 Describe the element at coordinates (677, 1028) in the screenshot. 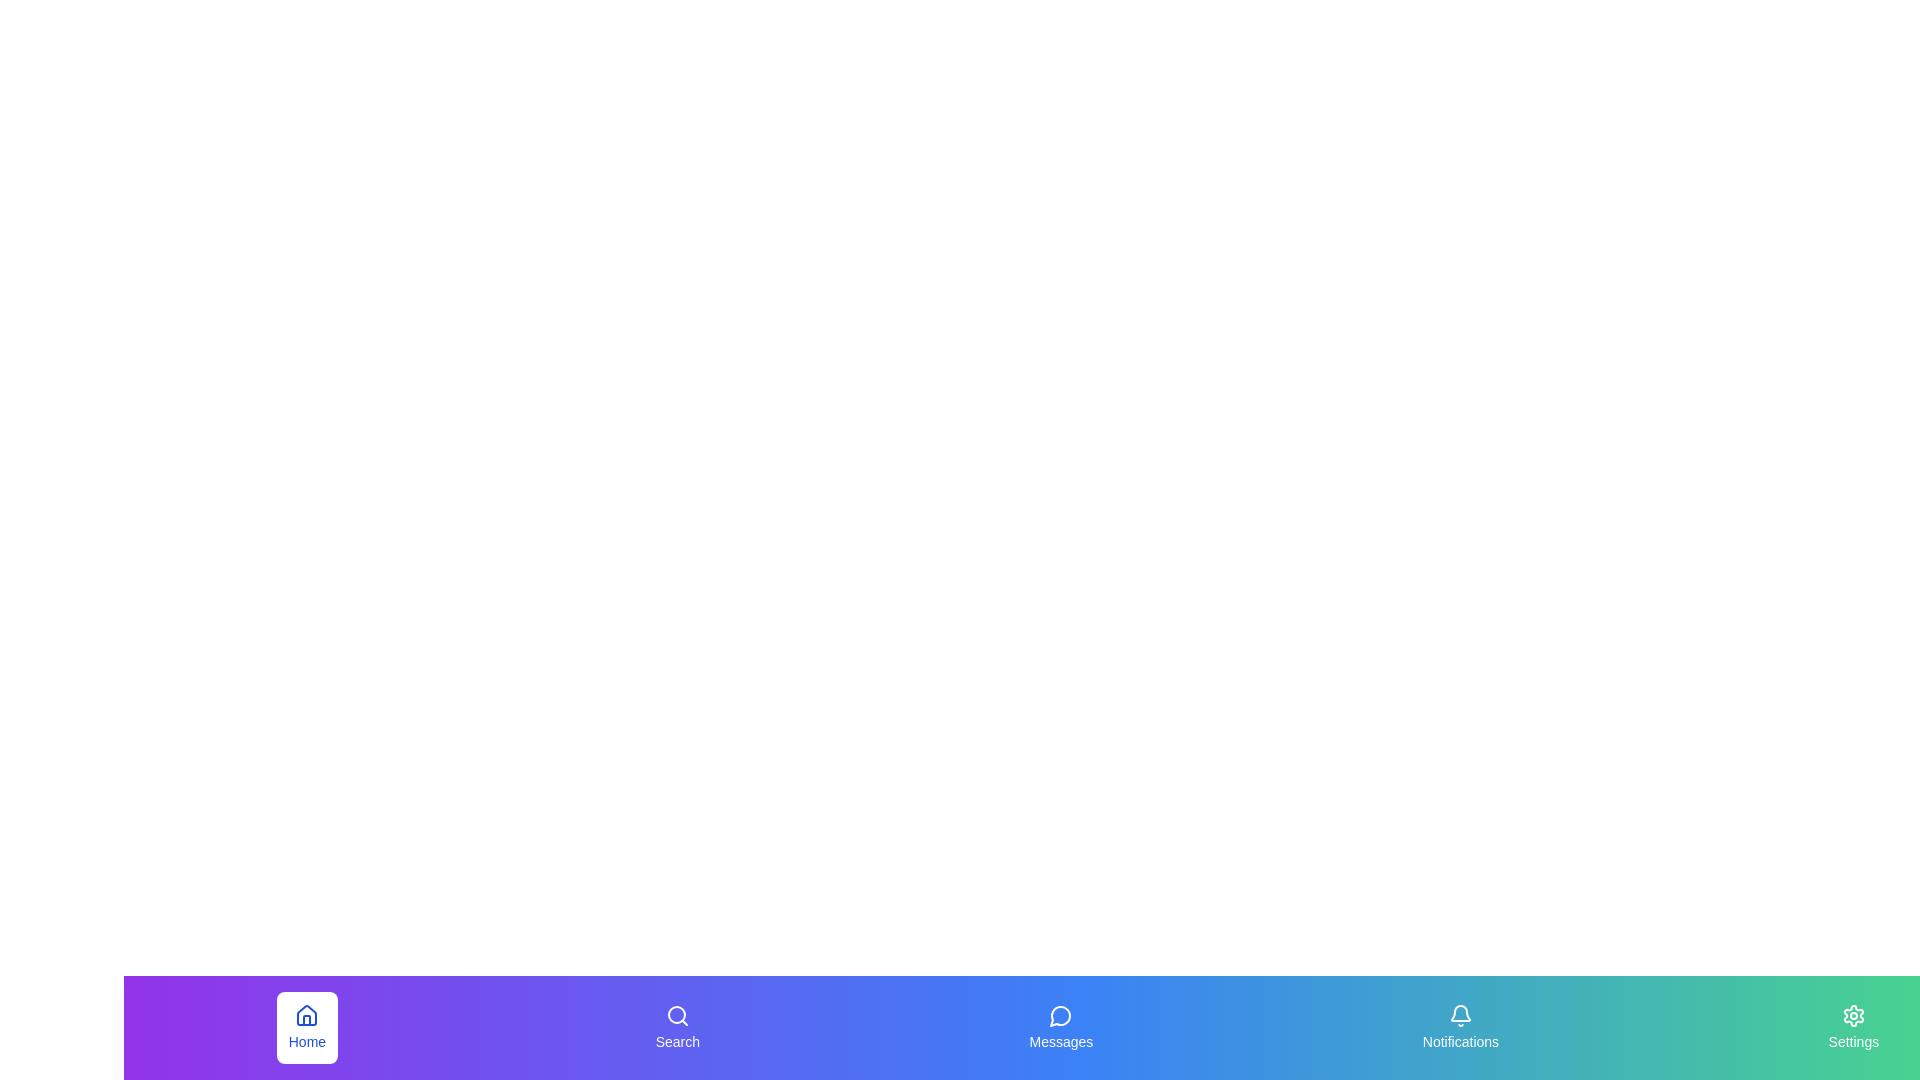

I see `the navigation icon labeled 'Search'` at that location.